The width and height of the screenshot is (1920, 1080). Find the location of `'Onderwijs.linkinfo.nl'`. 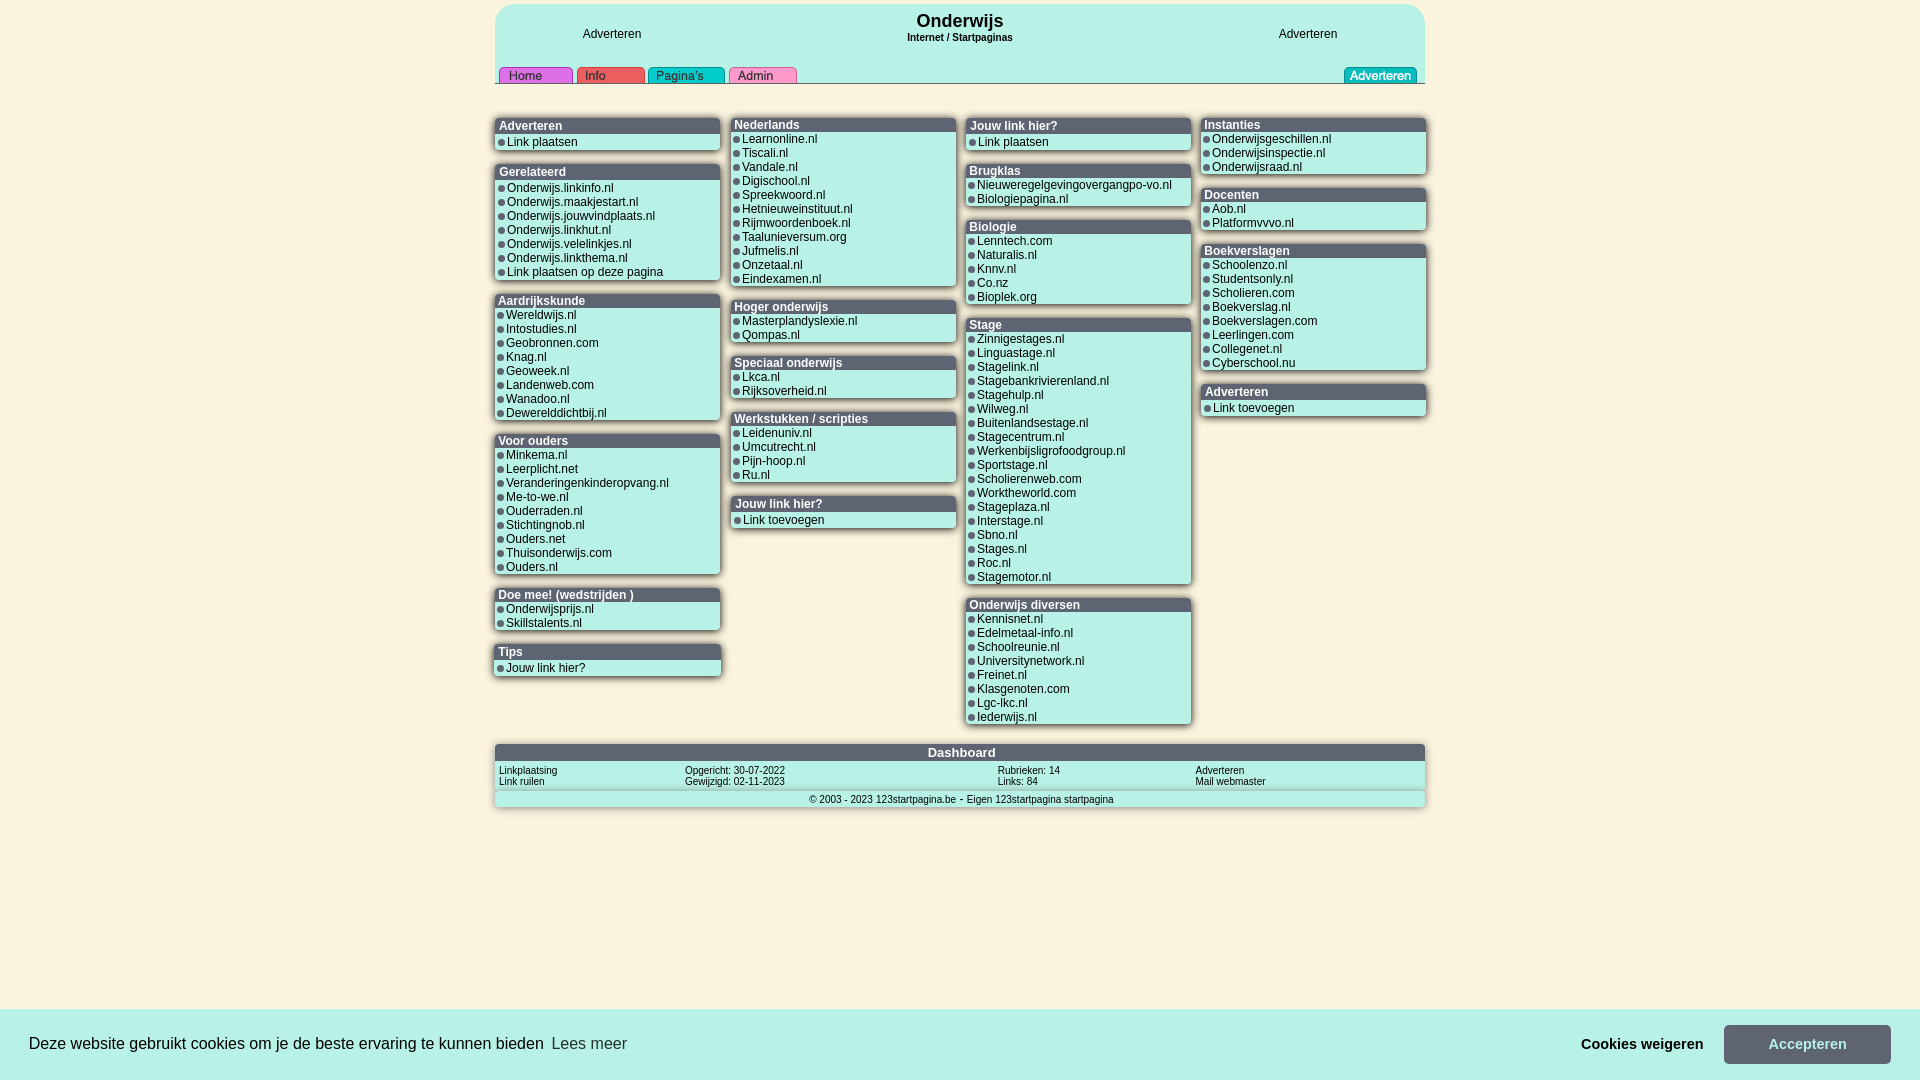

'Onderwijs.linkinfo.nl' is located at coordinates (560, 188).